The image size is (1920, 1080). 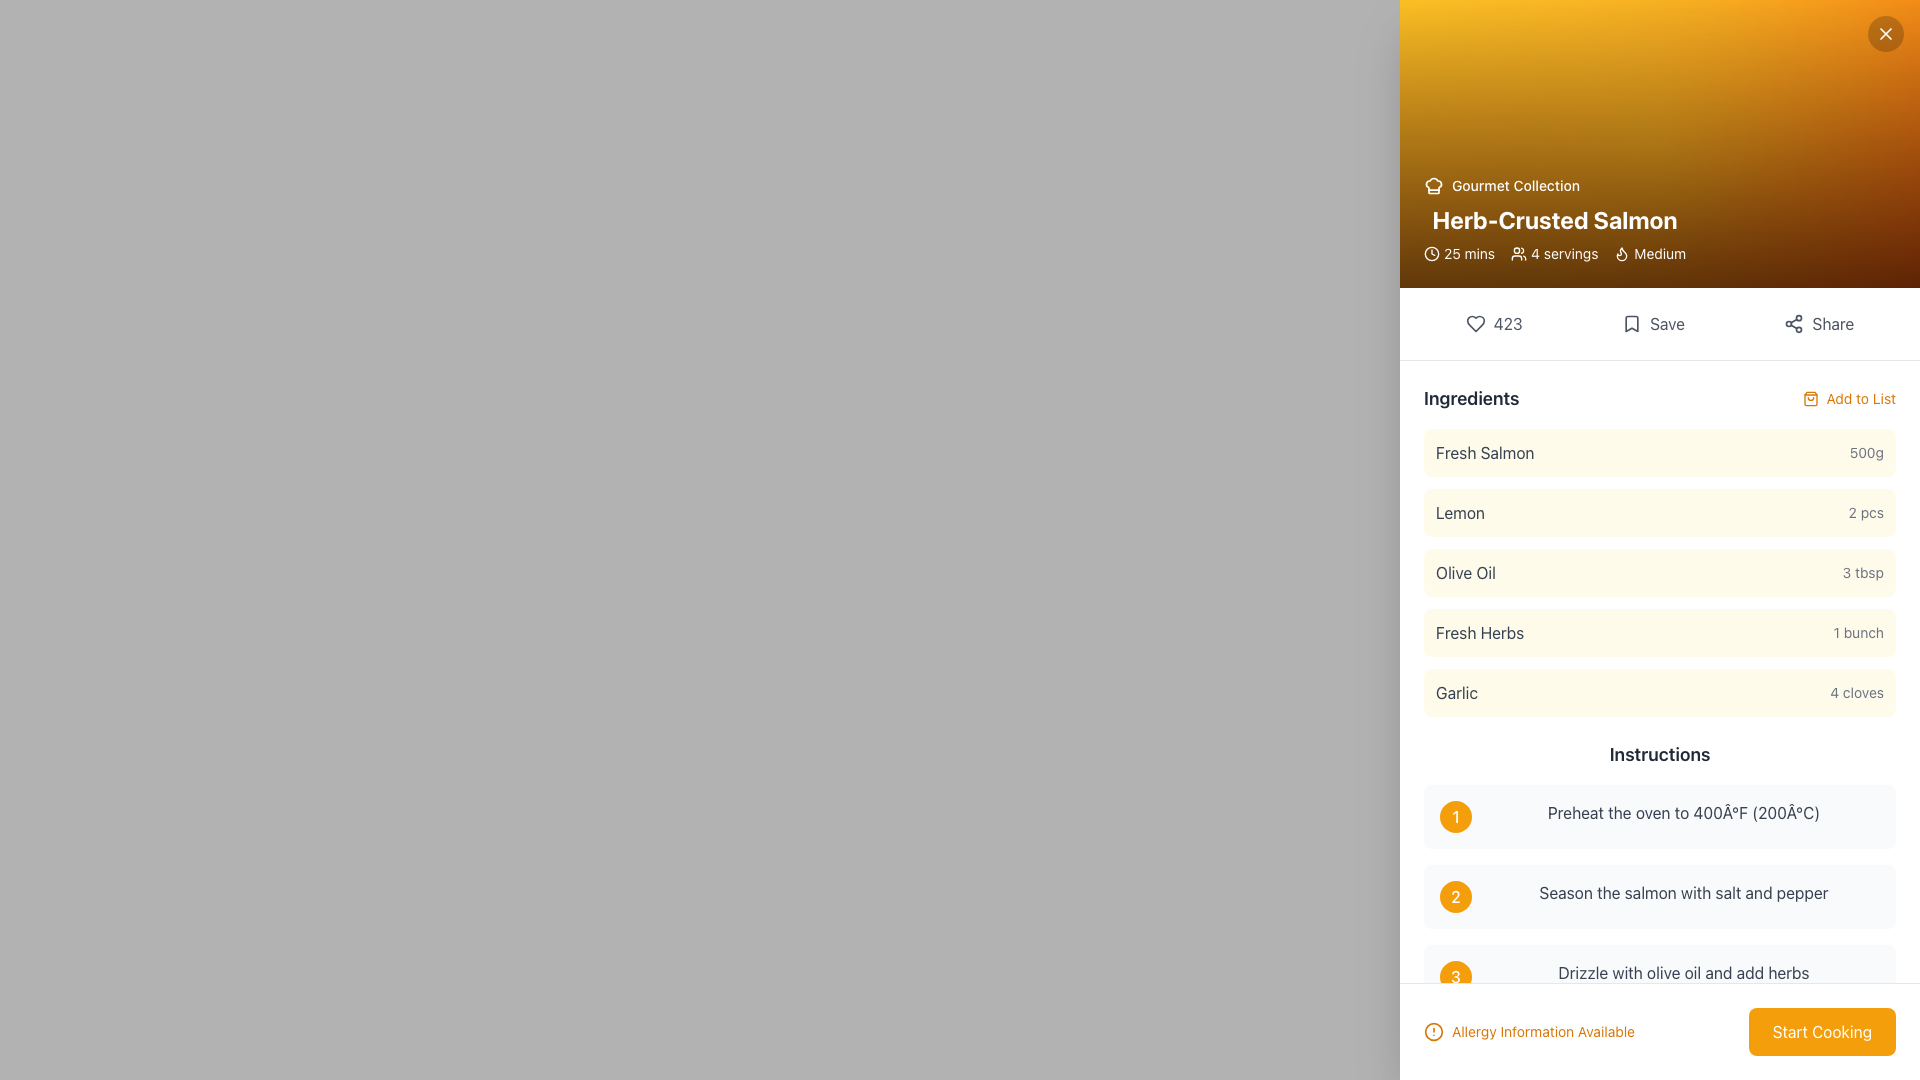 I want to click on the static text displaying the estimated cooking time for the recipe, which is located near the top-left section of the recipe details area, adjacent to a clock icon, so click(x=1469, y=253).